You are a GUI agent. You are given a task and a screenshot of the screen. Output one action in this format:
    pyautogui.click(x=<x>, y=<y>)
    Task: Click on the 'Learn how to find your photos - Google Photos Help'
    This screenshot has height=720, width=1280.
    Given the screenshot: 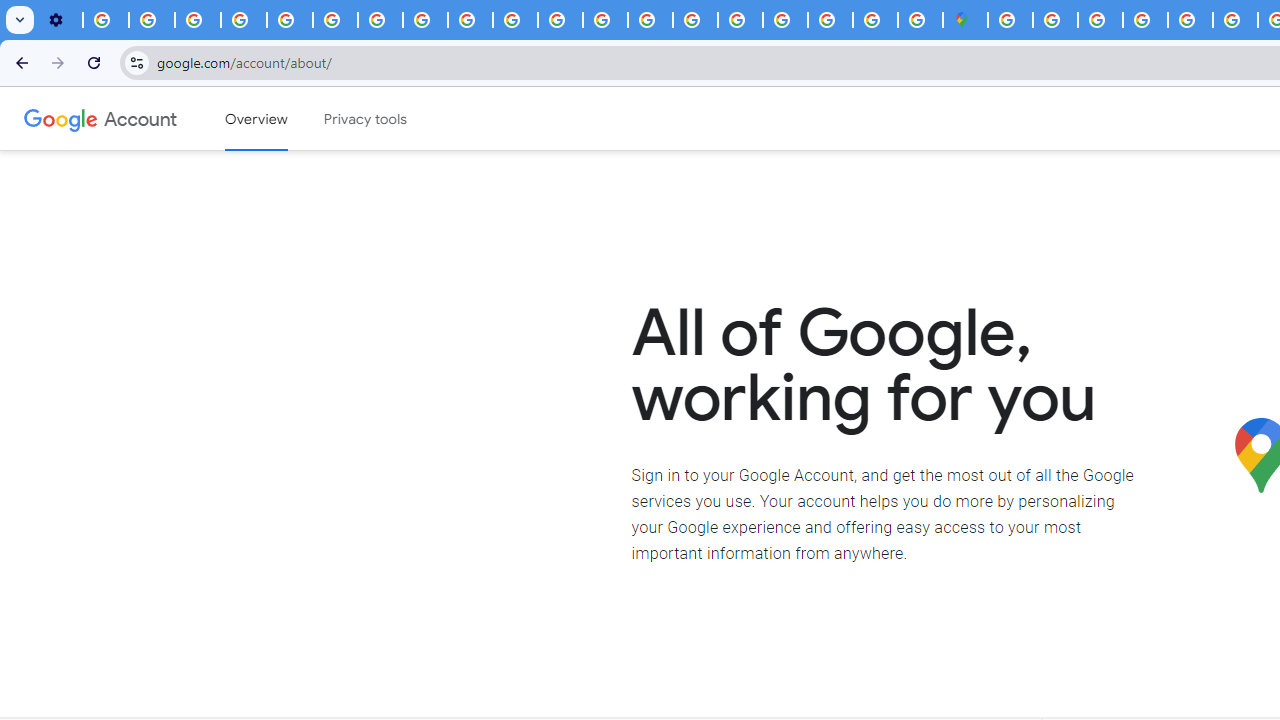 What is the action you would take?
    pyautogui.click(x=151, y=20)
    